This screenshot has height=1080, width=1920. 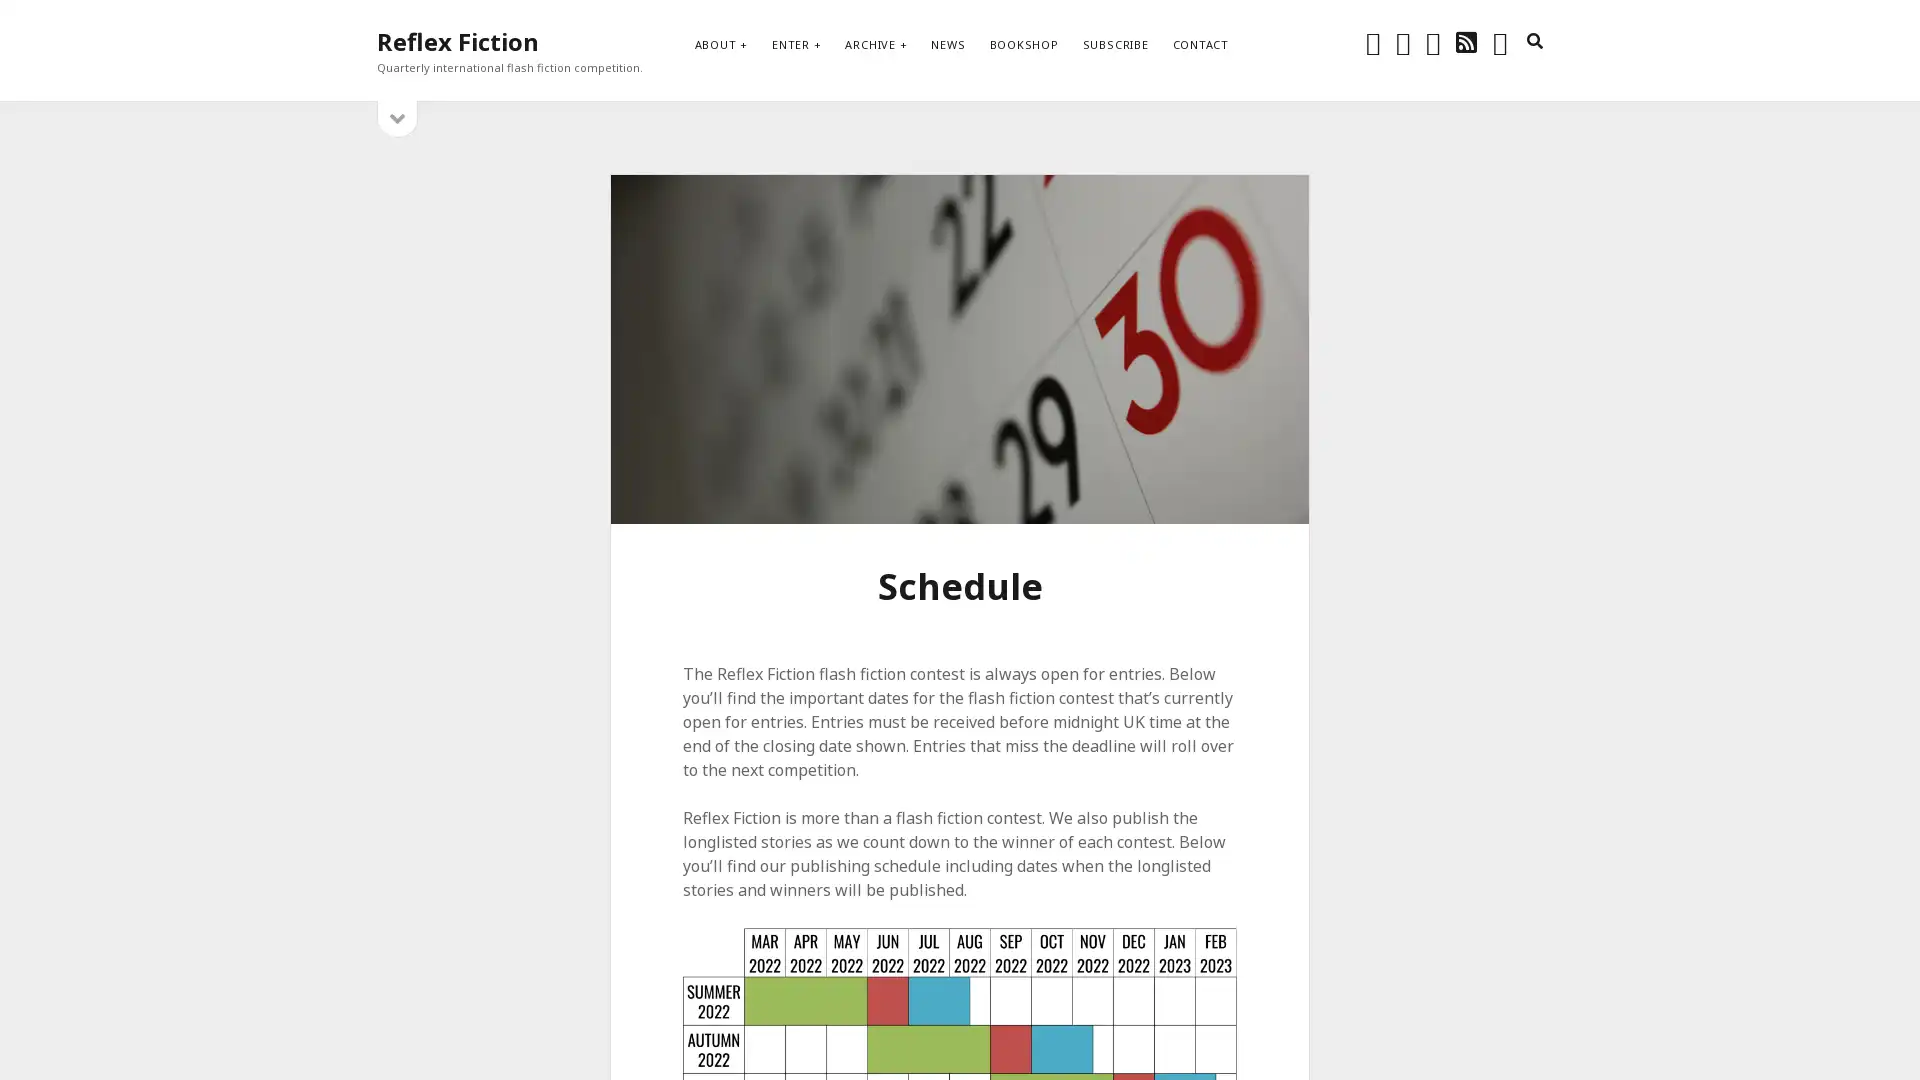 I want to click on open sidebar, so click(x=396, y=119).